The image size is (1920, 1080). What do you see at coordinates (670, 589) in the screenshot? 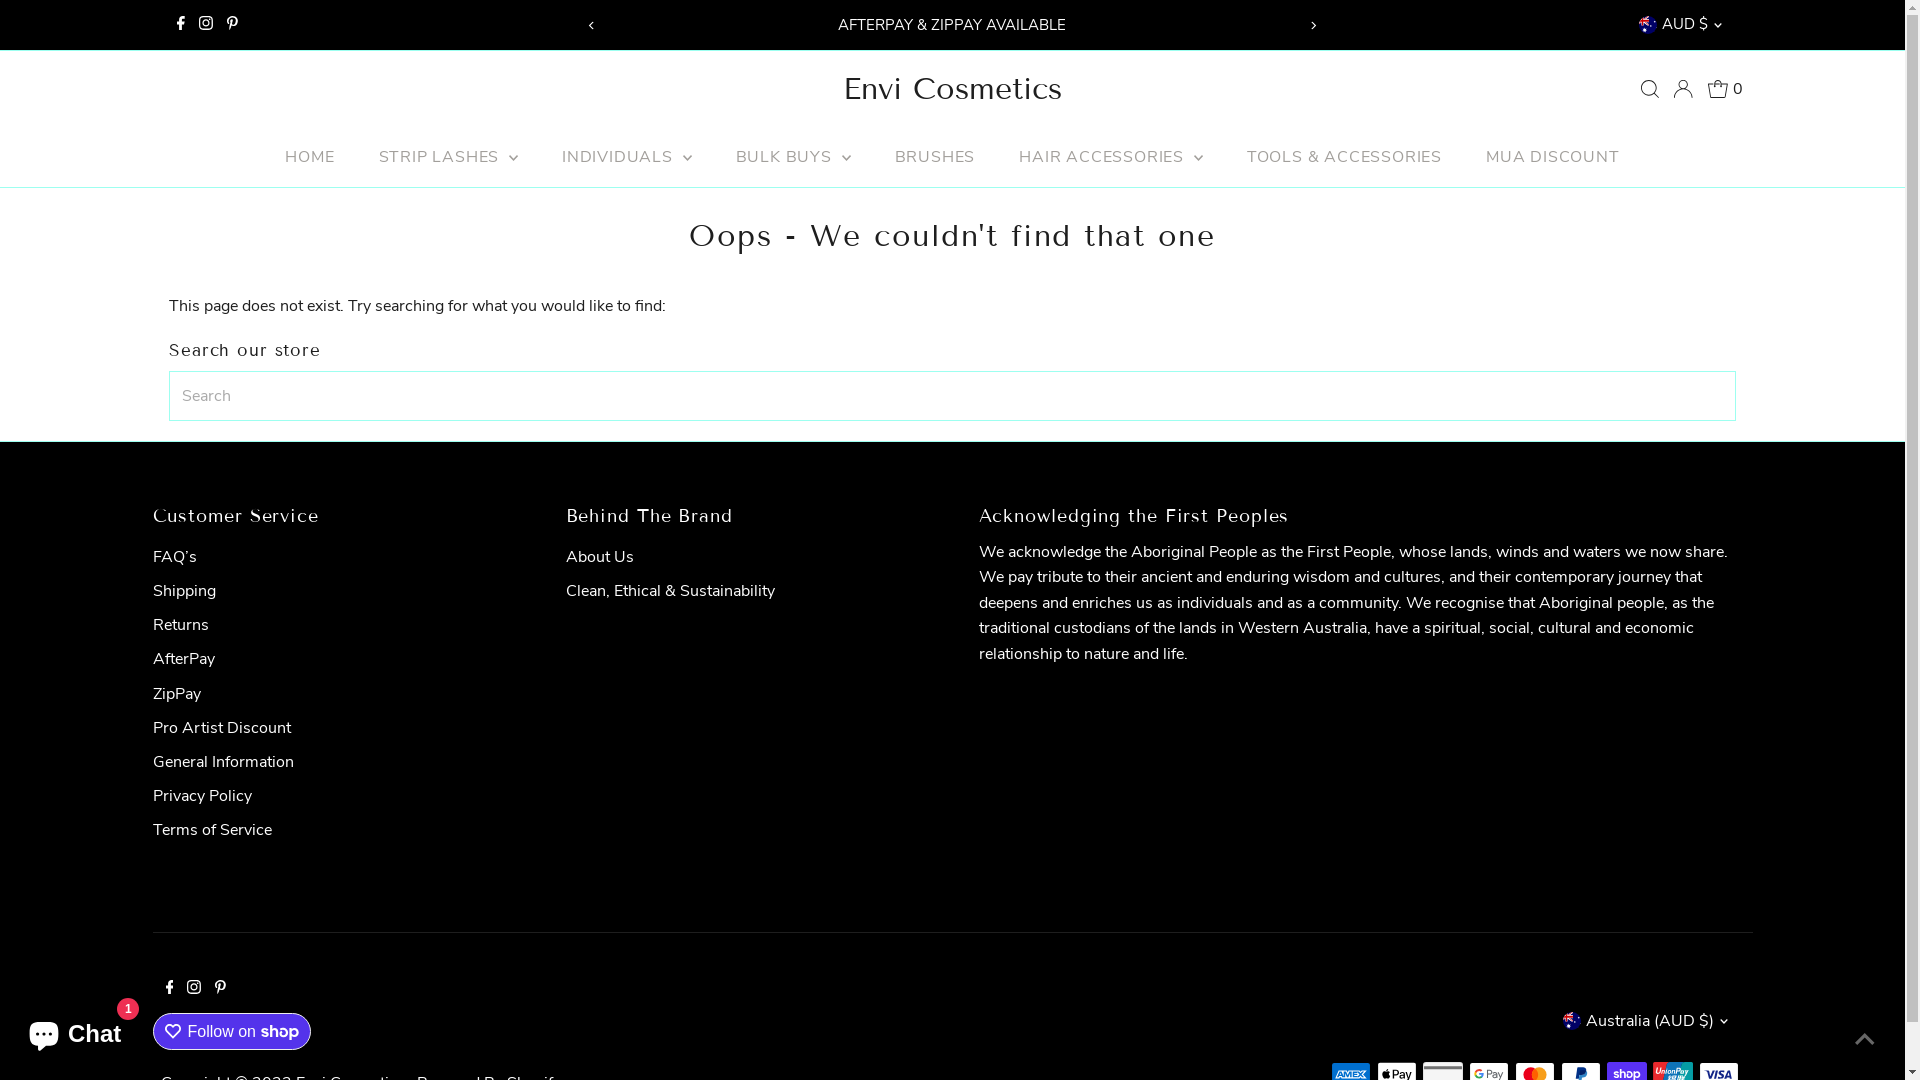
I see `'Clean, Ethical & Sustainability'` at bounding box center [670, 589].